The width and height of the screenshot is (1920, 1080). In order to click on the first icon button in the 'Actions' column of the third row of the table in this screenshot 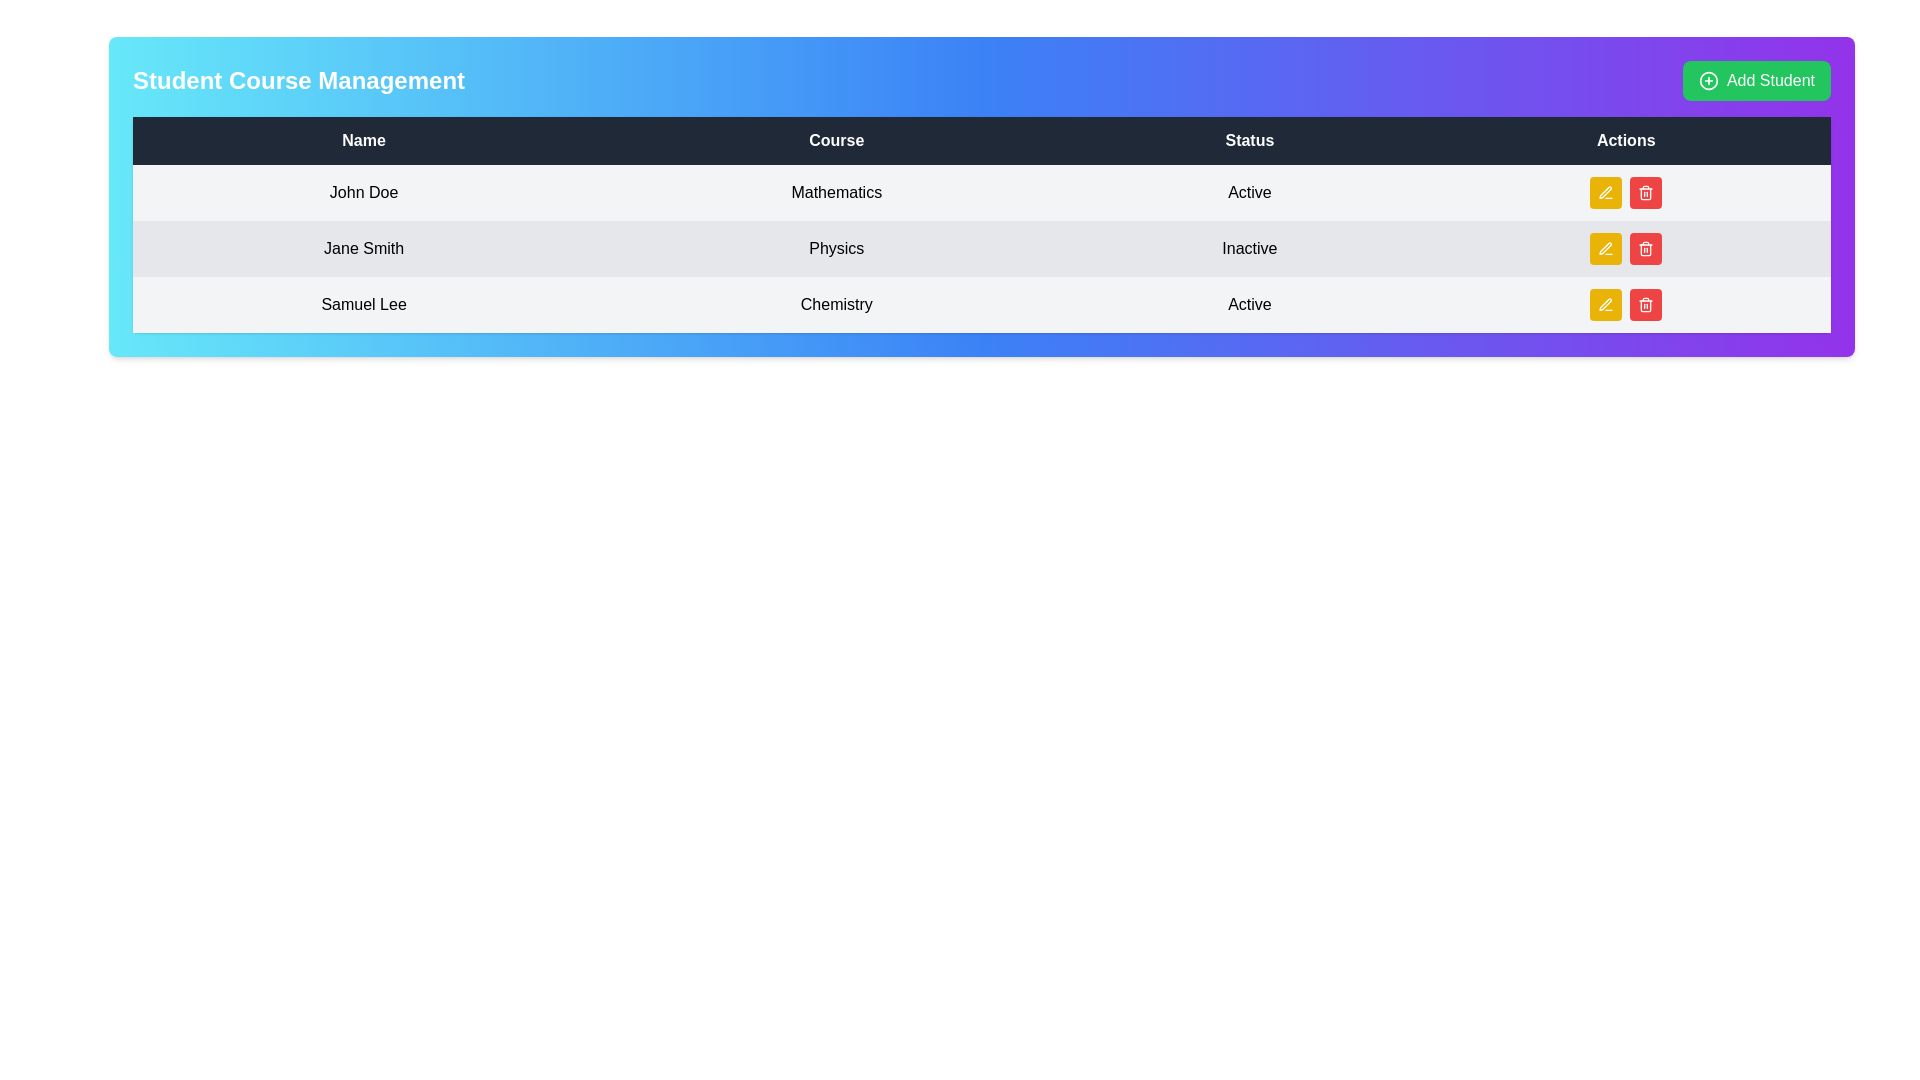, I will do `click(1604, 304)`.